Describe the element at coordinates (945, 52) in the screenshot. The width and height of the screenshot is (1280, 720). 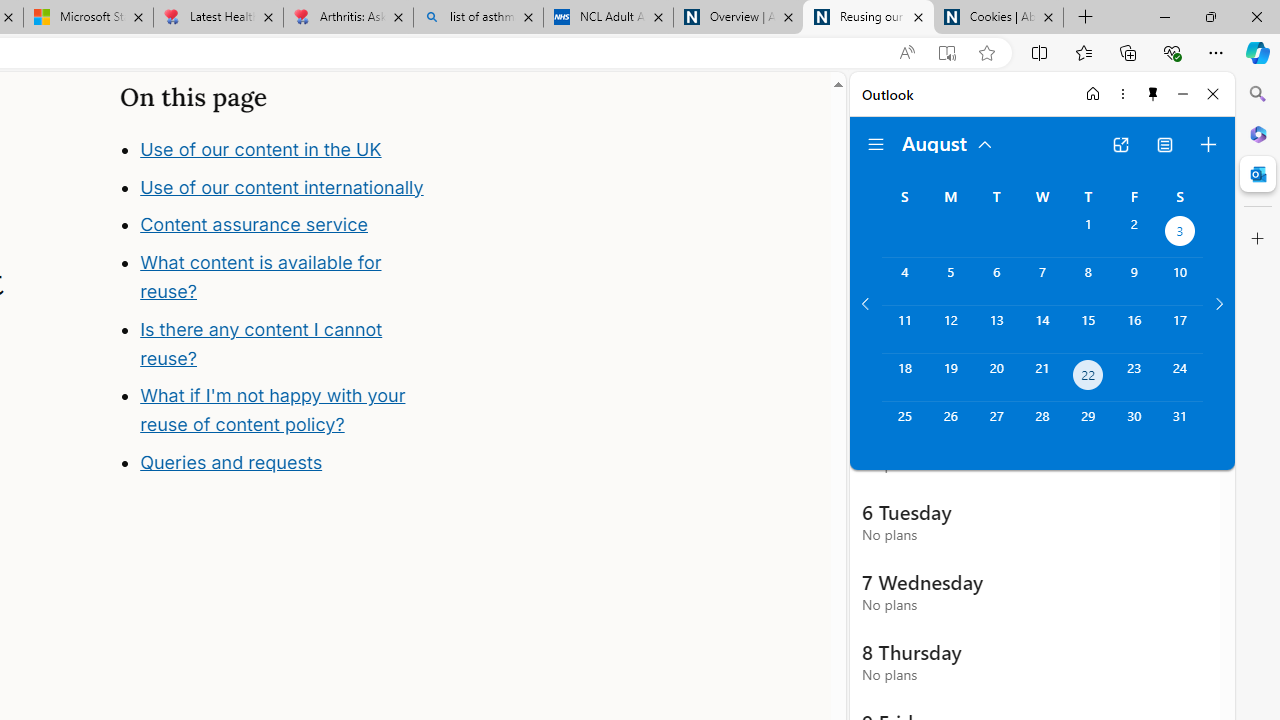
I see `'Enter Immersive Reader (F9)'` at that location.